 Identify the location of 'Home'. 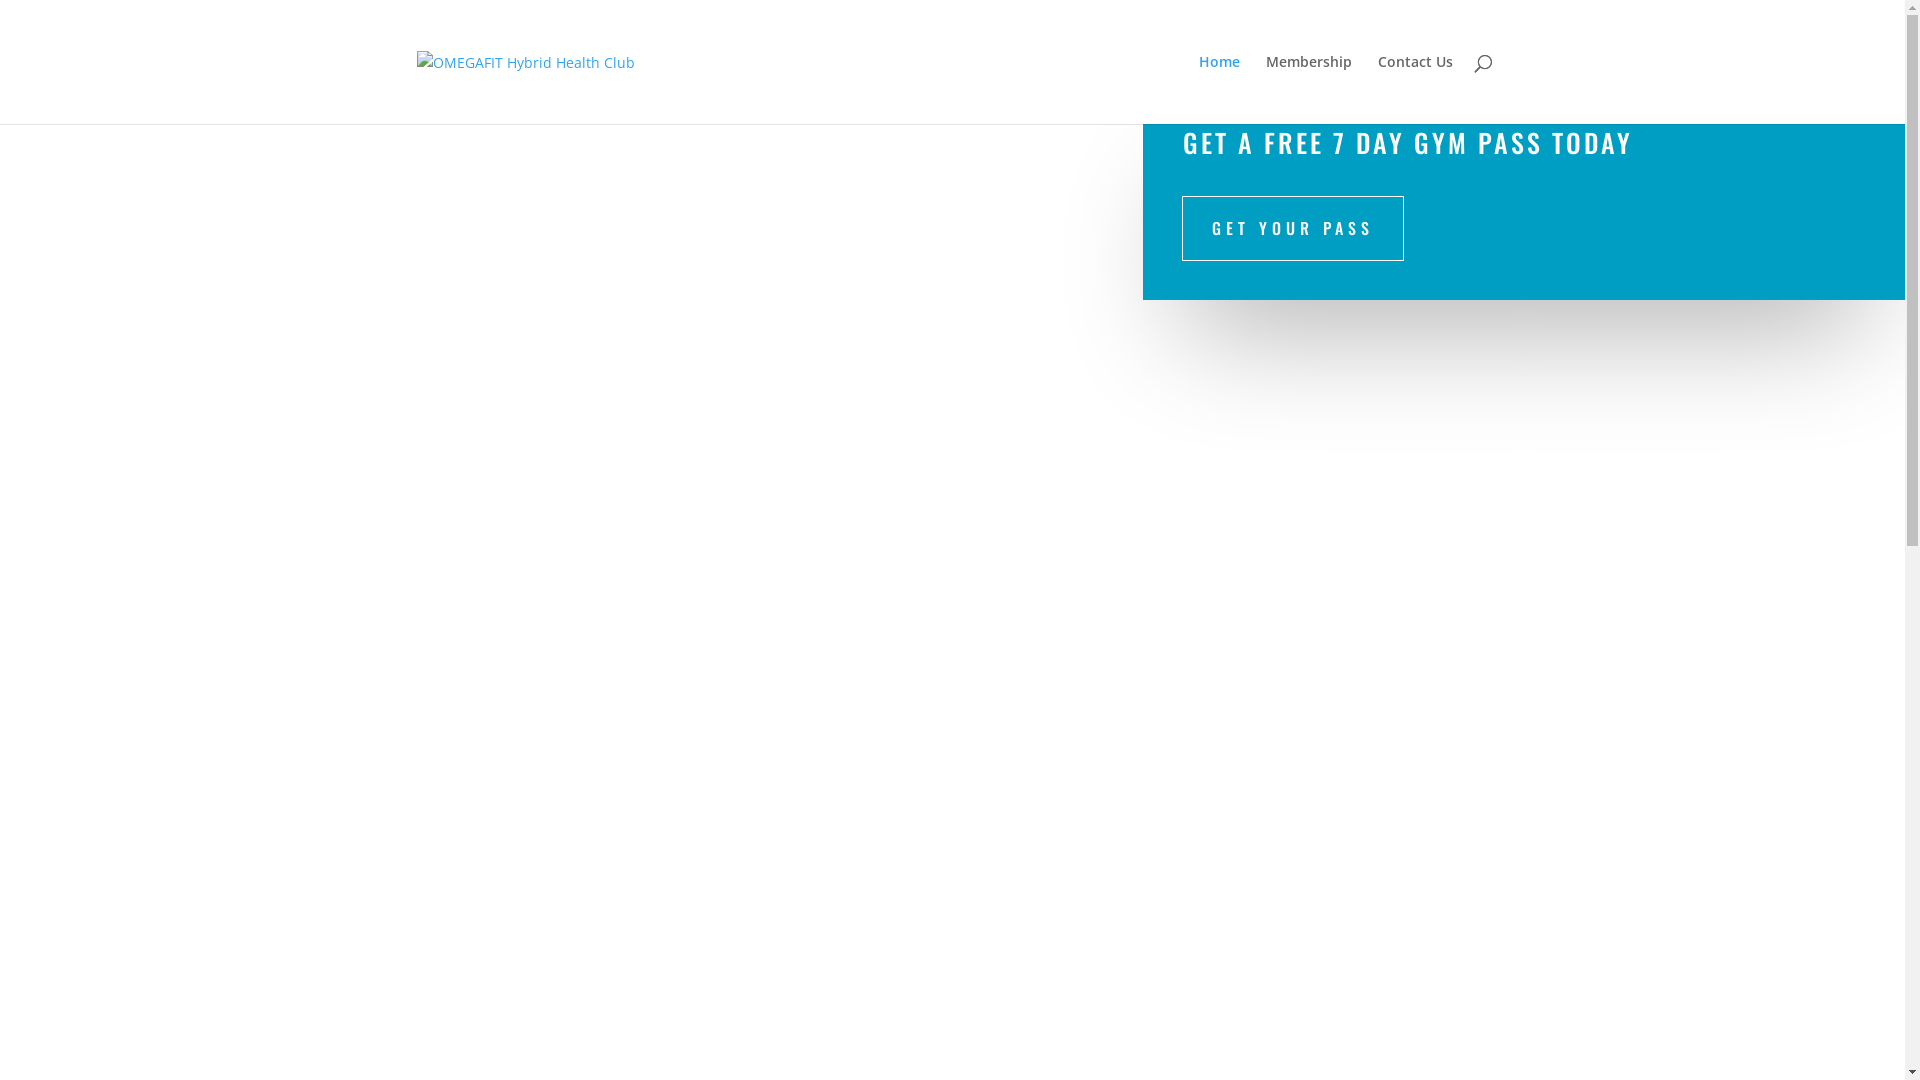
(1217, 88).